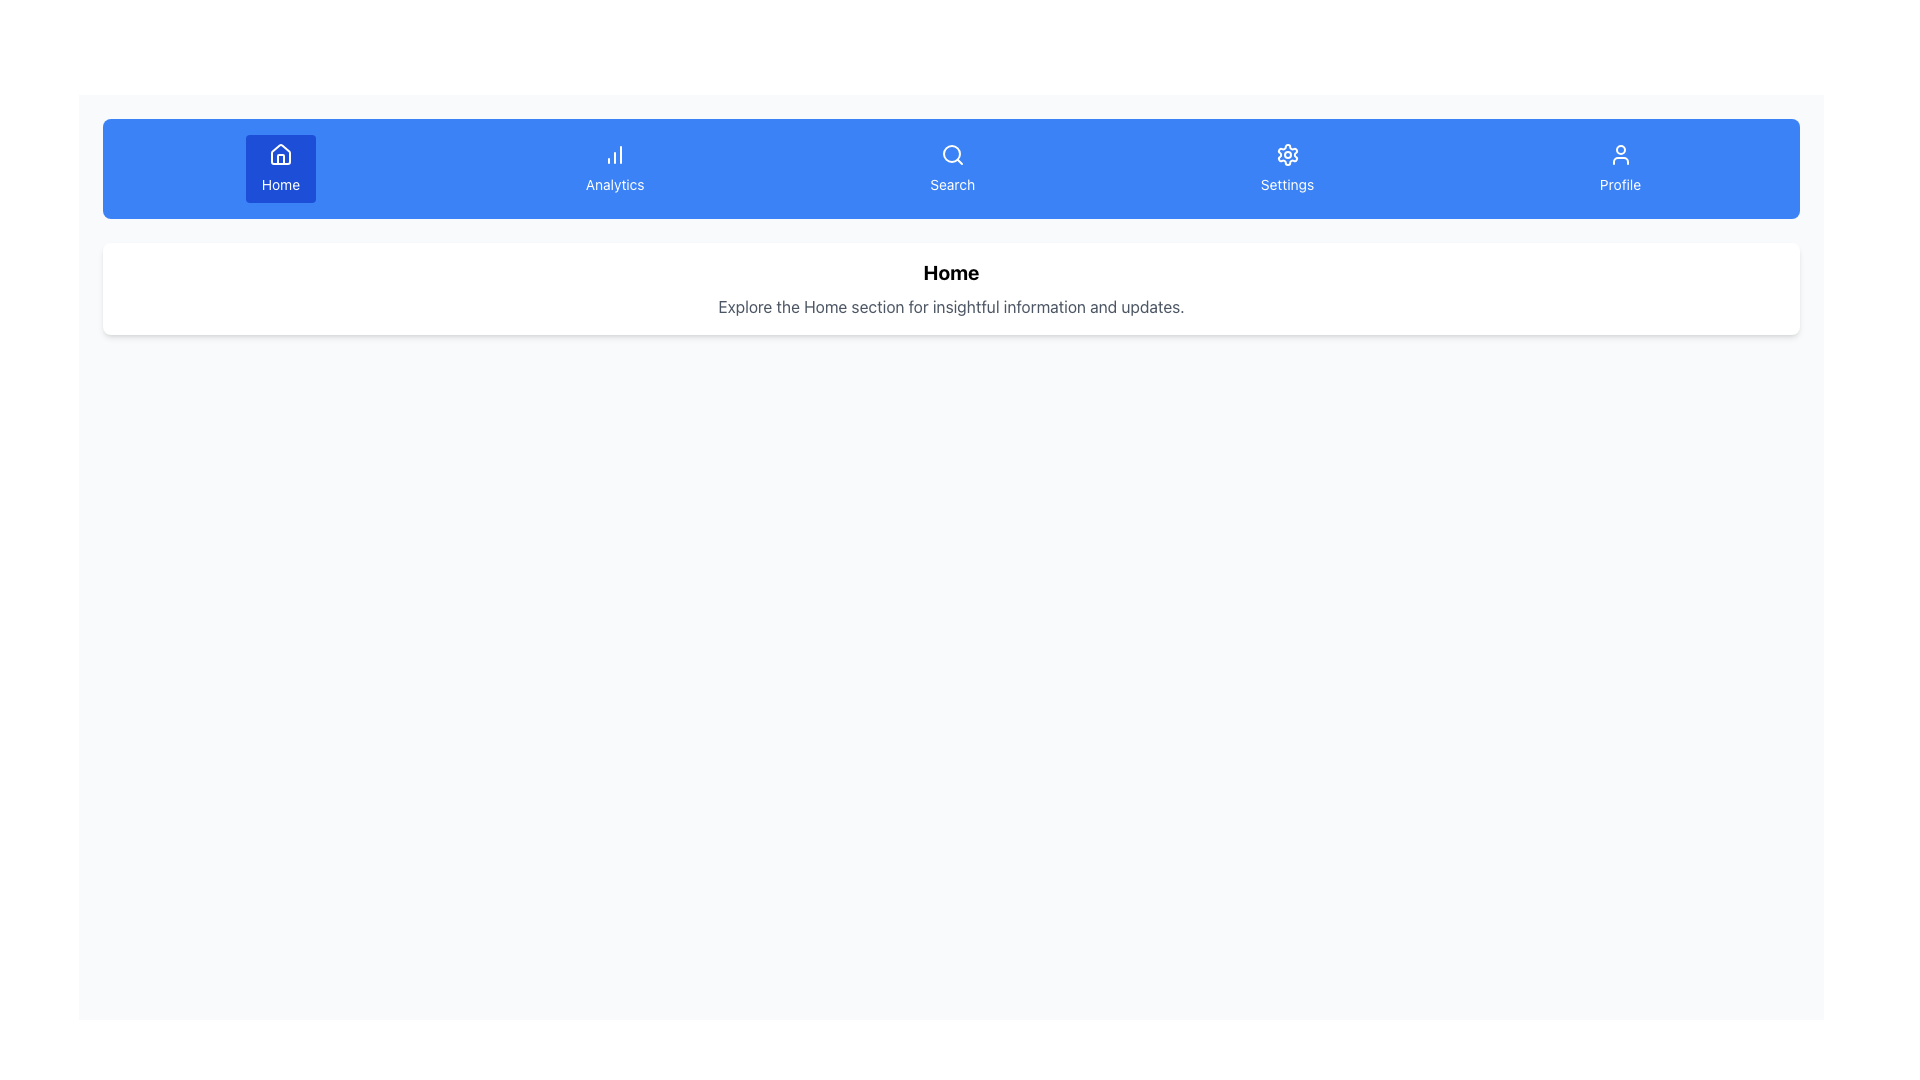 The image size is (1920, 1080). I want to click on the 'Analytics' text label, which is styled in a small font and located below the bar chart icon in the navigation menu on a blue background, so click(614, 185).